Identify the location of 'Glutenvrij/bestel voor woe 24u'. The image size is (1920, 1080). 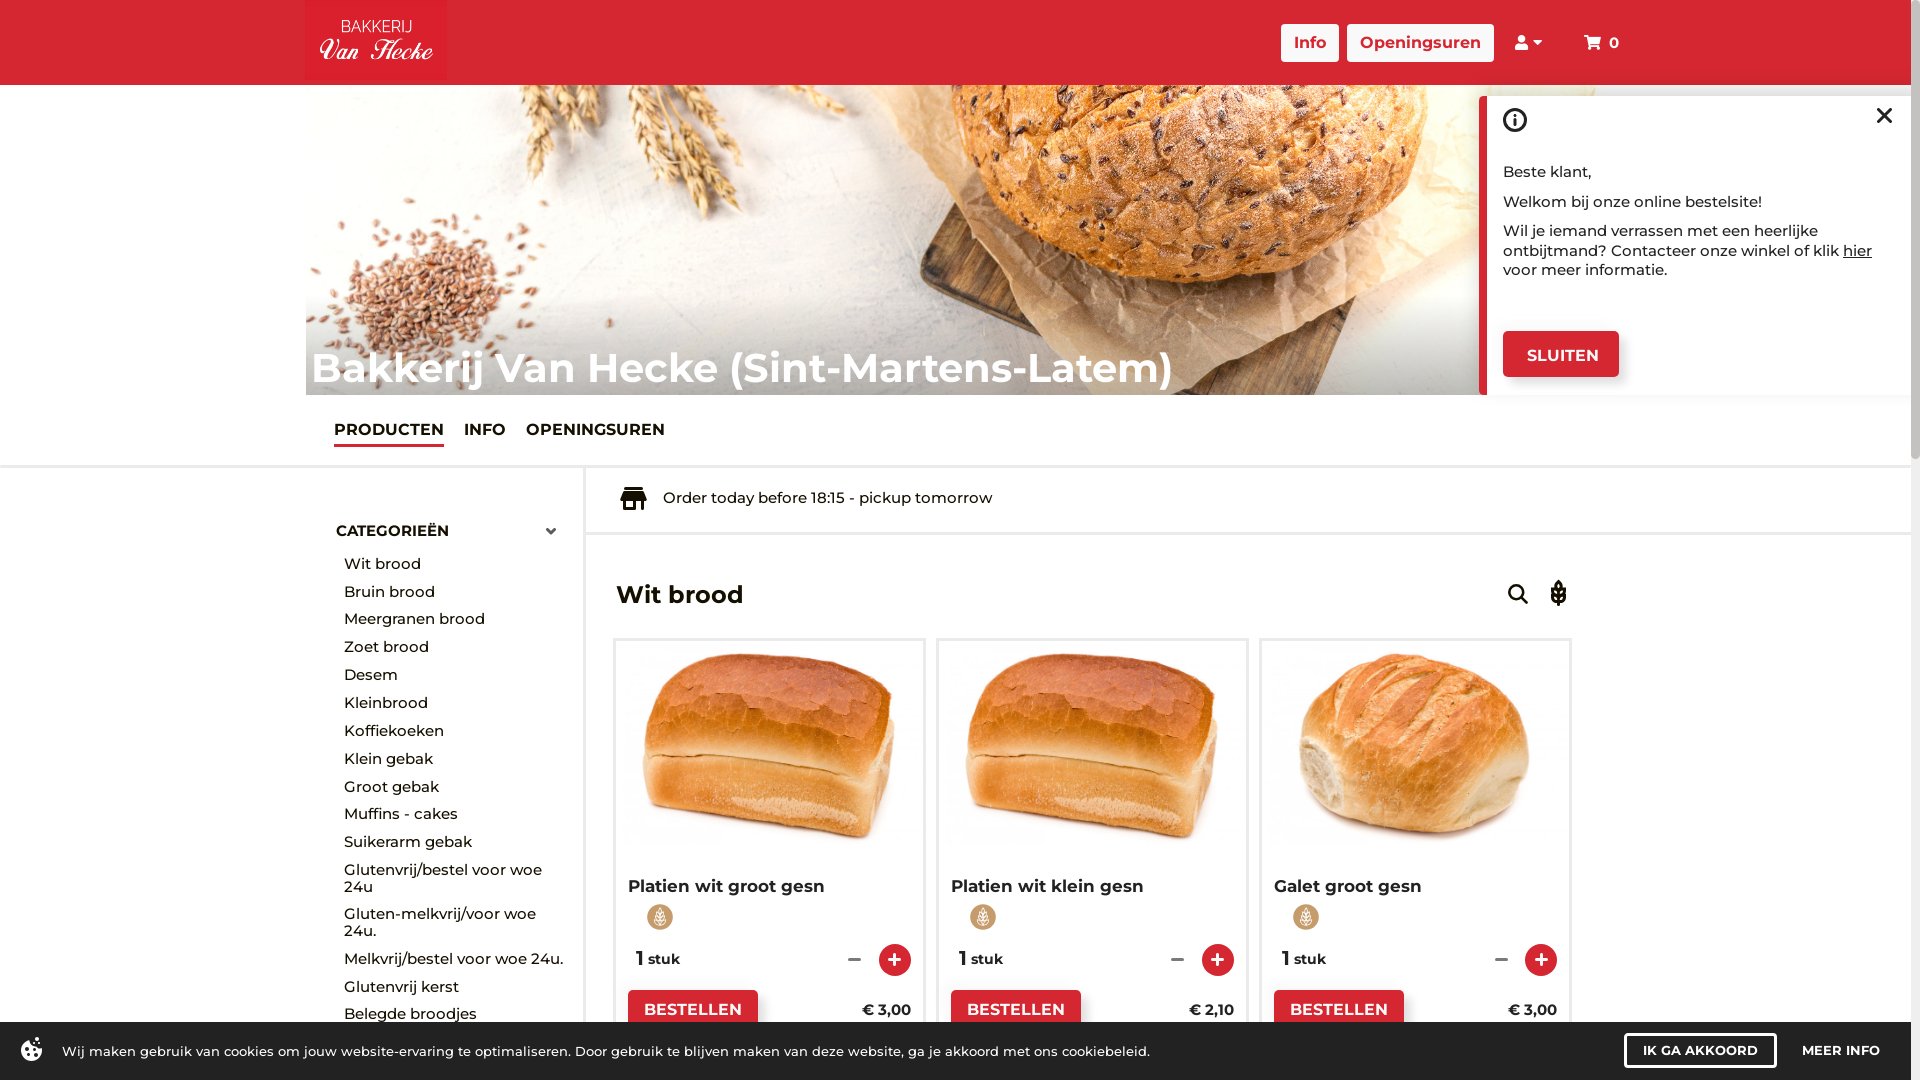
(344, 877).